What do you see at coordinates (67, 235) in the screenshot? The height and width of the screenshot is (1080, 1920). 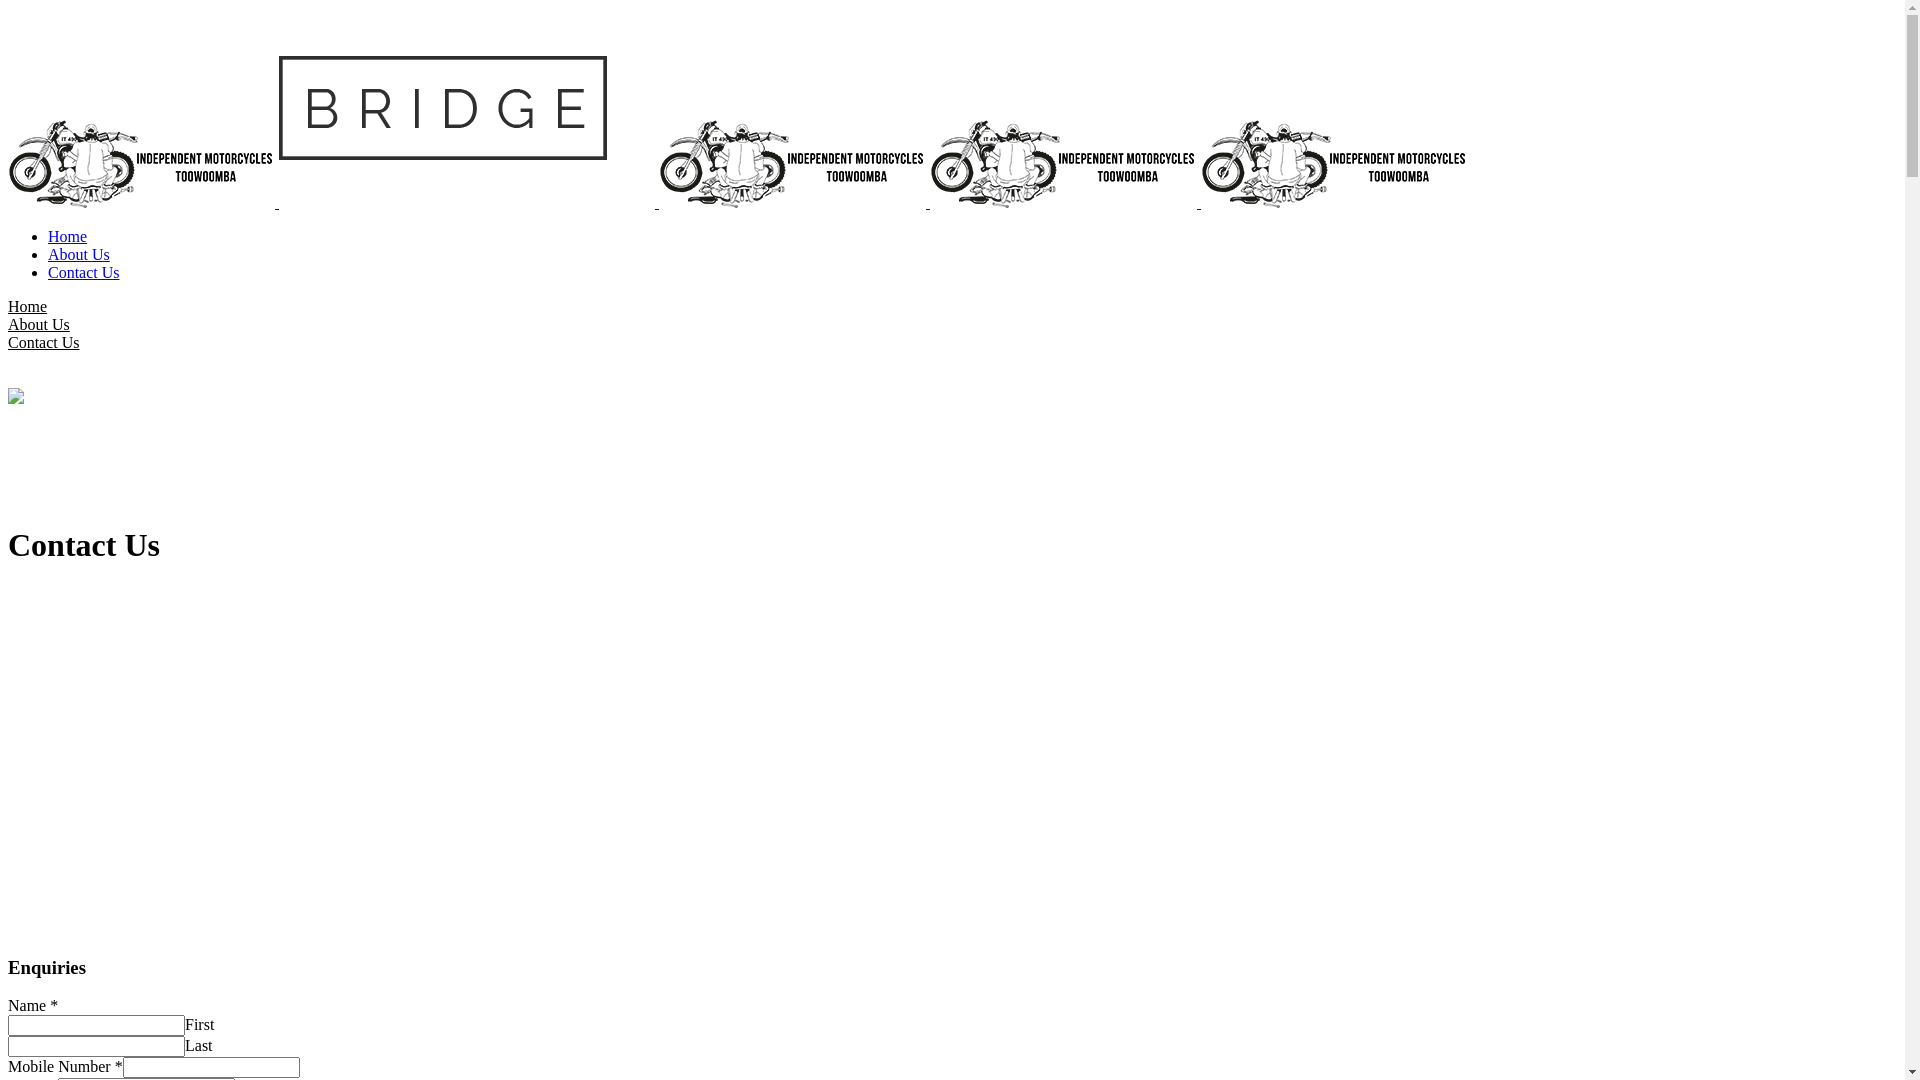 I see `'Home'` at bounding box center [67, 235].